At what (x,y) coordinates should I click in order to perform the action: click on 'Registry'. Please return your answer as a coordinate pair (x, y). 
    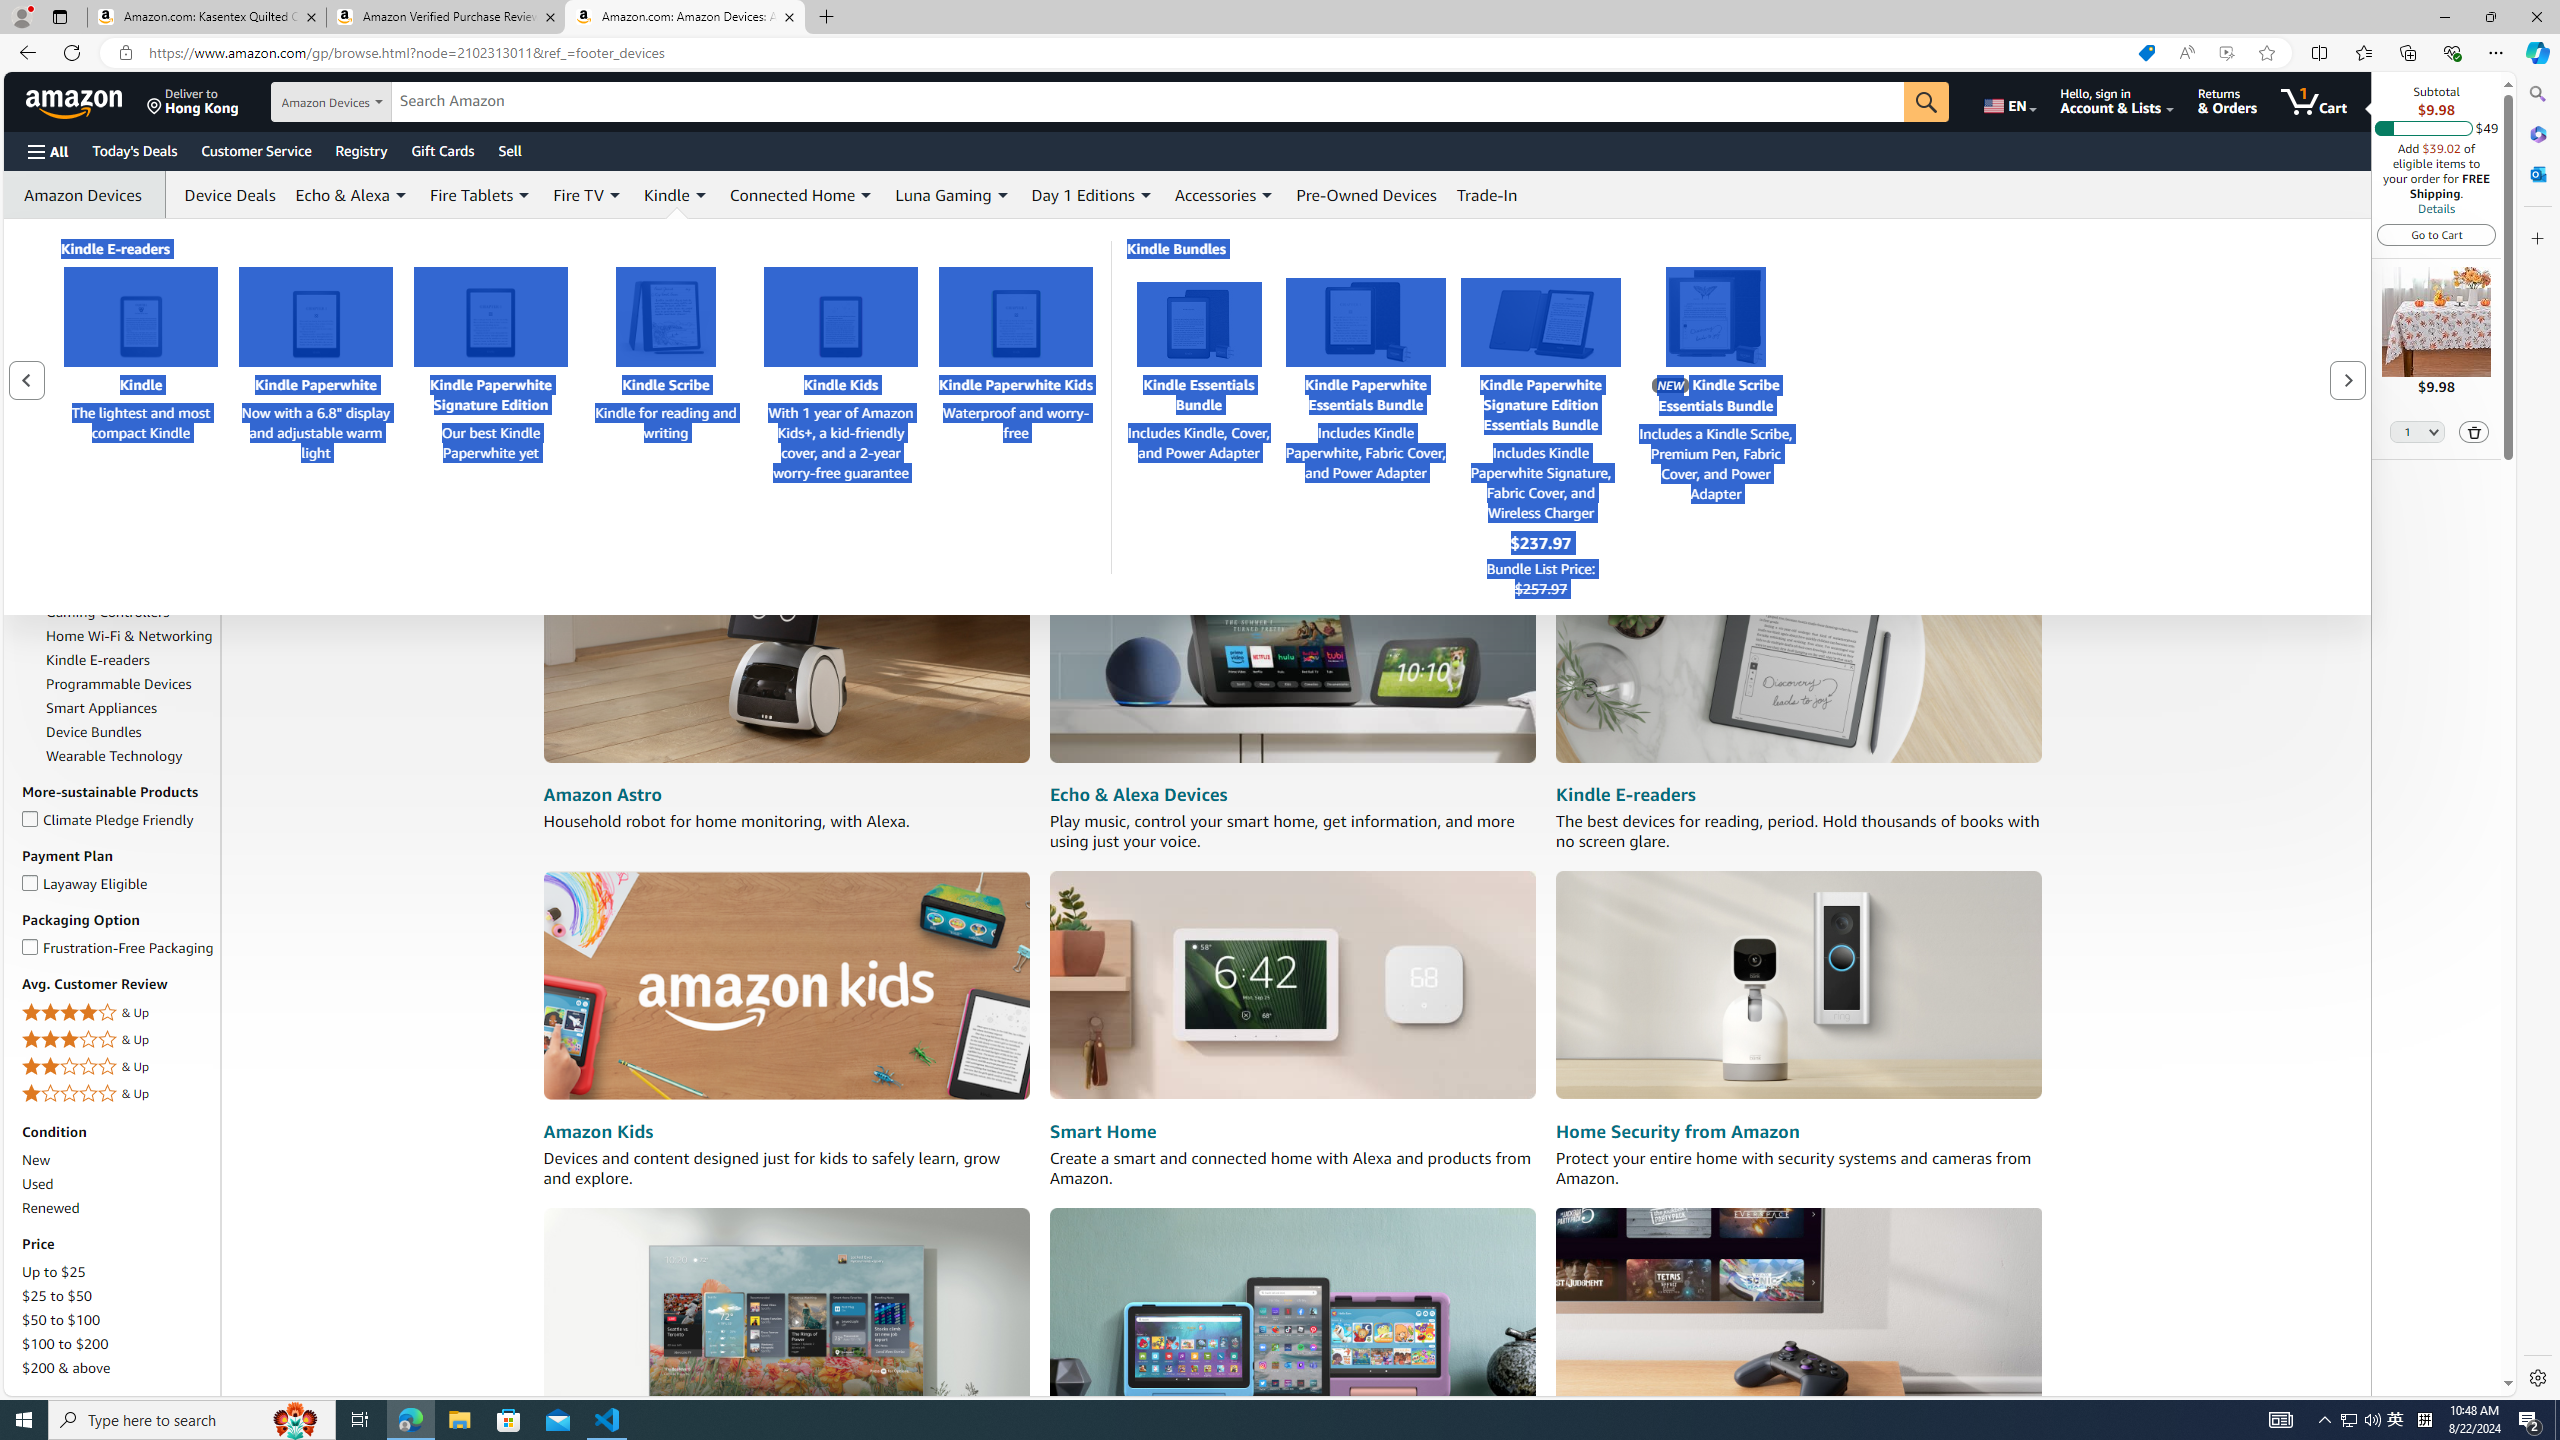
    Looking at the image, I should click on (359, 150).